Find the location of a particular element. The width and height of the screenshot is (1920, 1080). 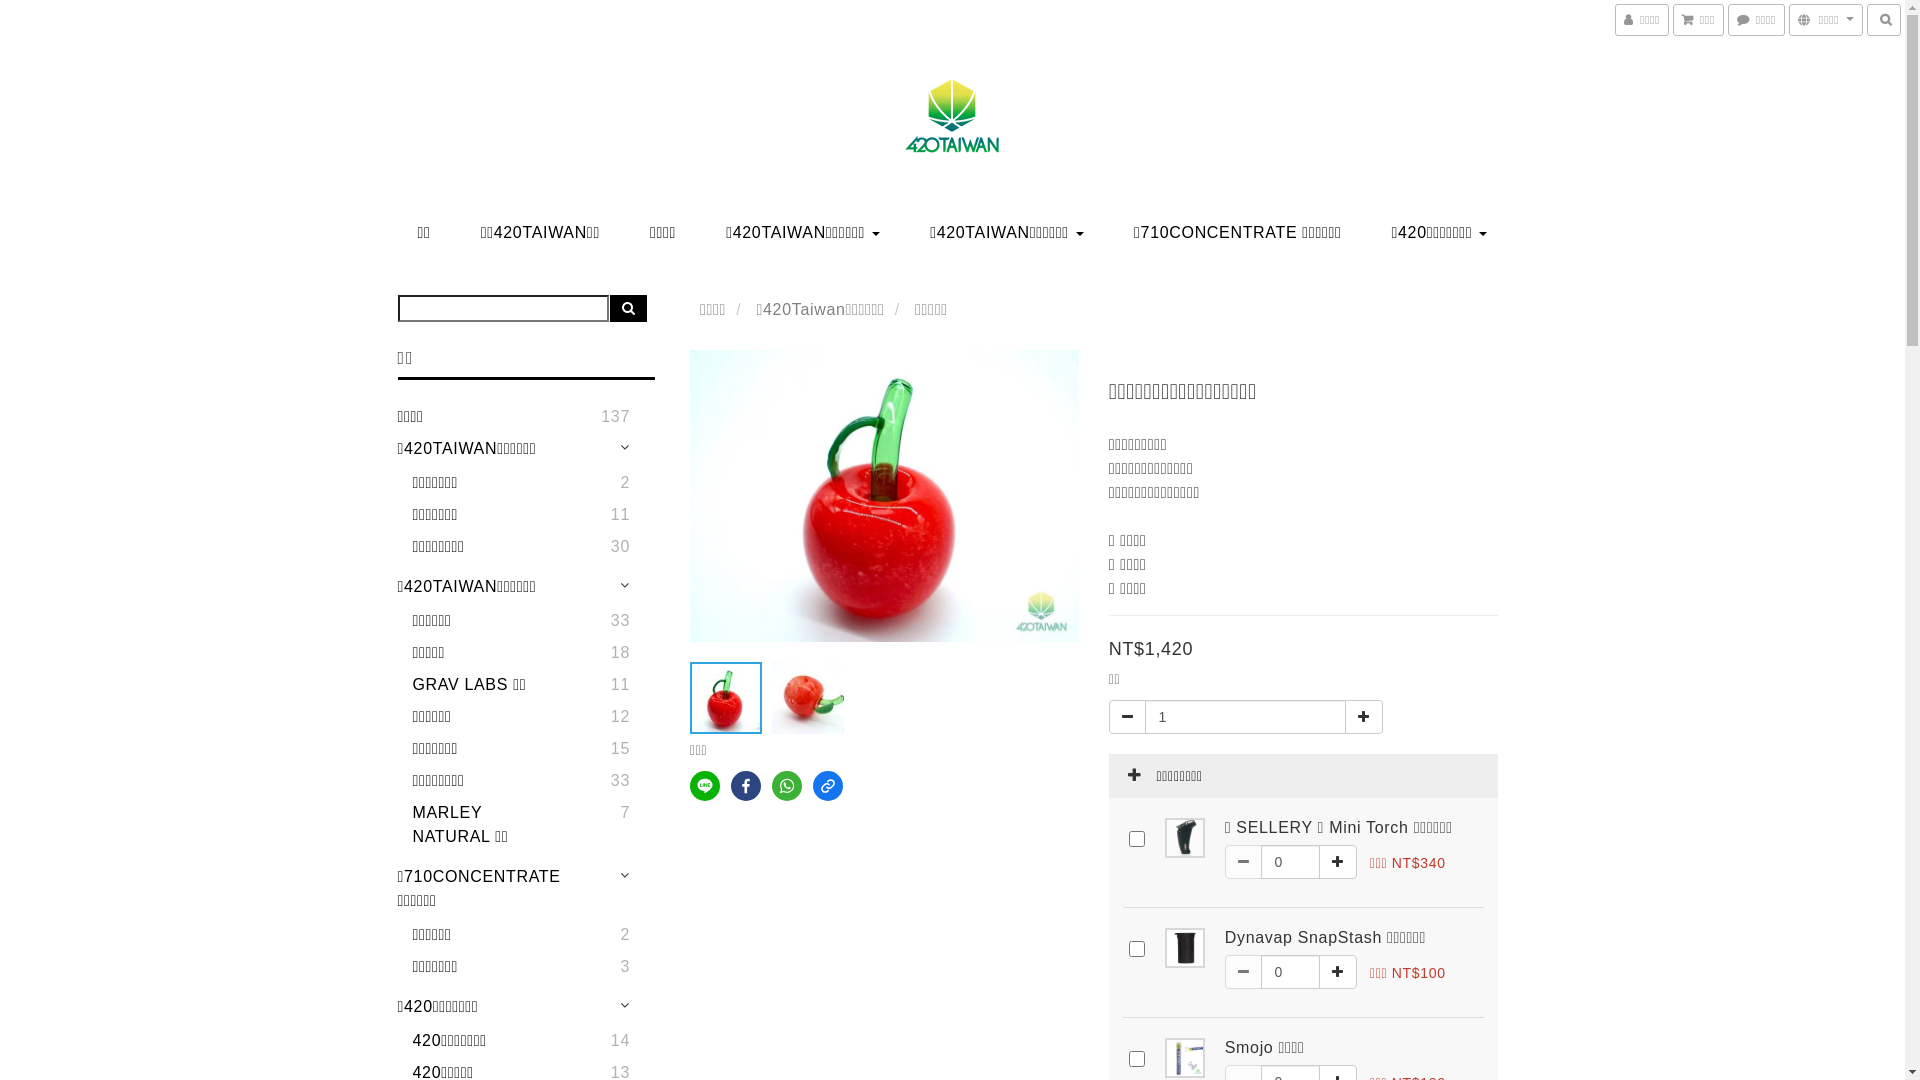

'facebook' is located at coordinates (744, 785).